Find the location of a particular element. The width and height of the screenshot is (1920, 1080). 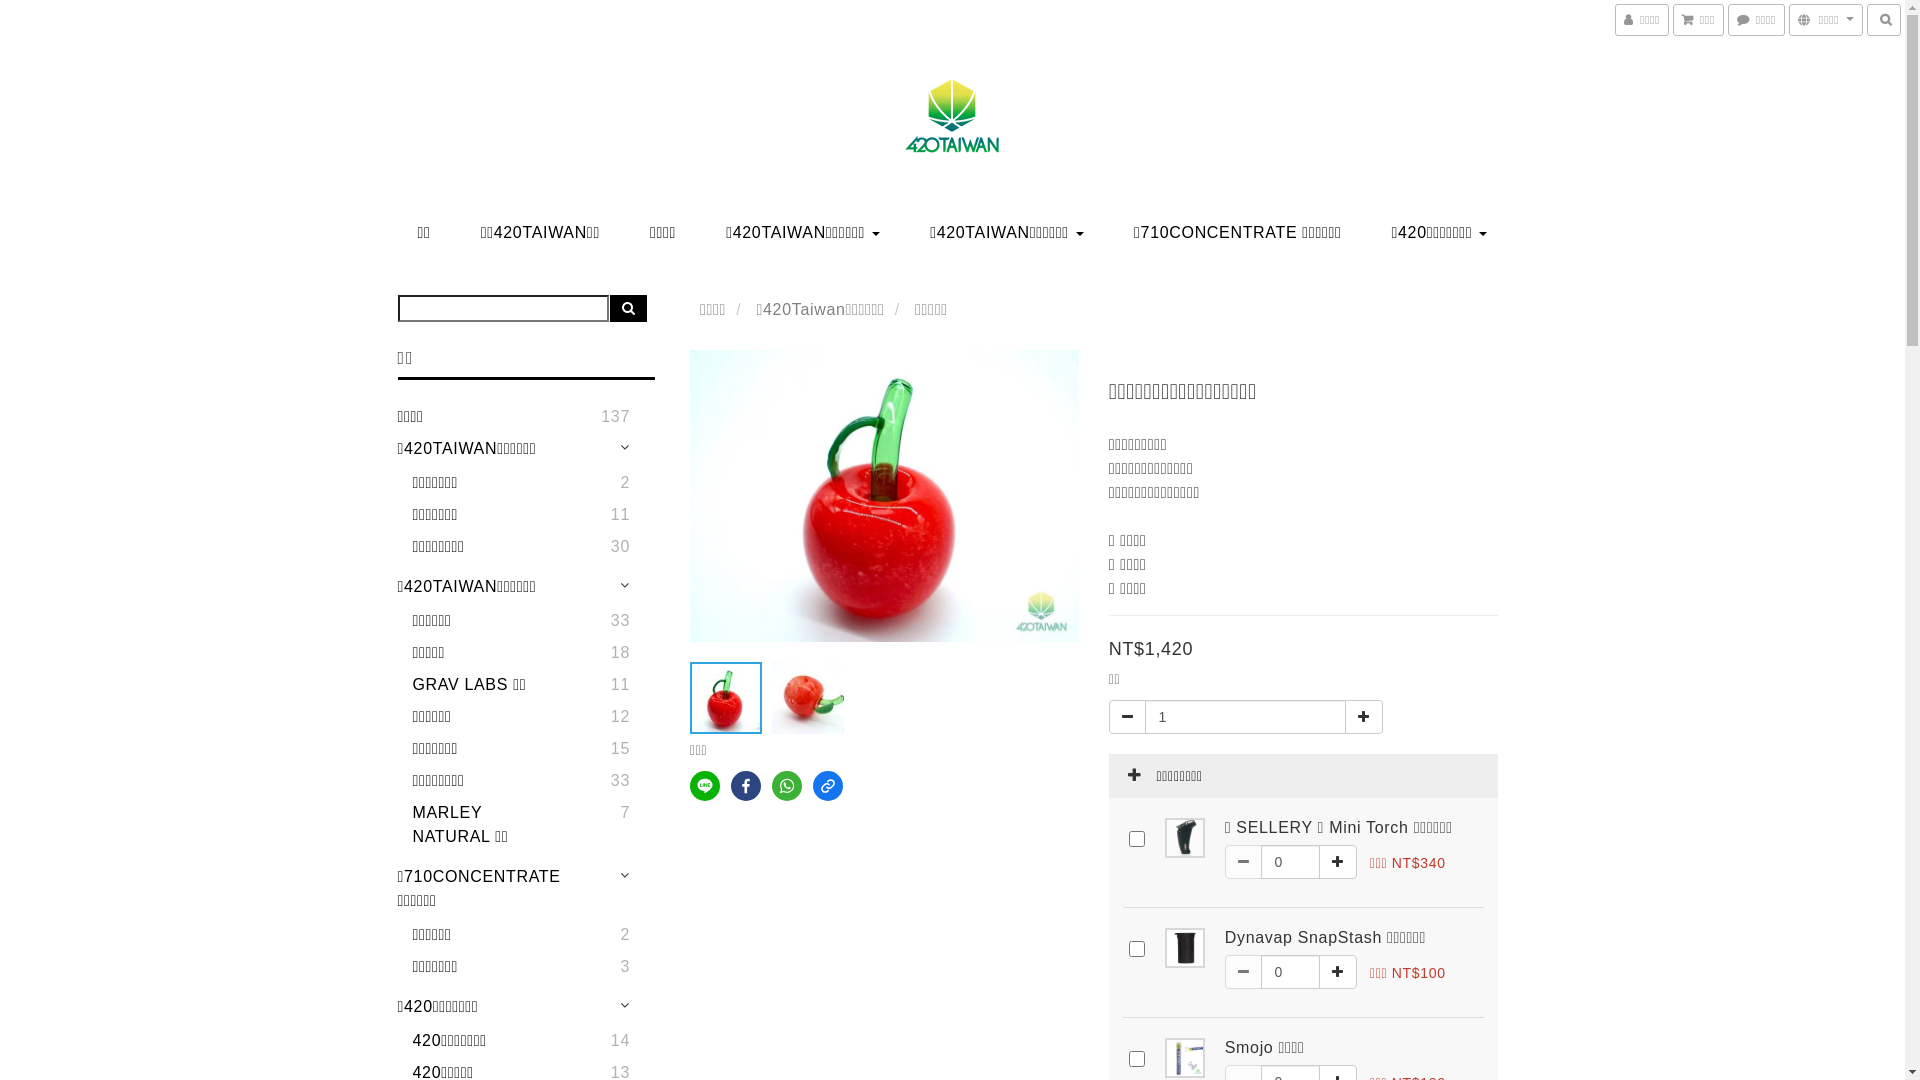

'facebook' is located at coordinates (744, 785).